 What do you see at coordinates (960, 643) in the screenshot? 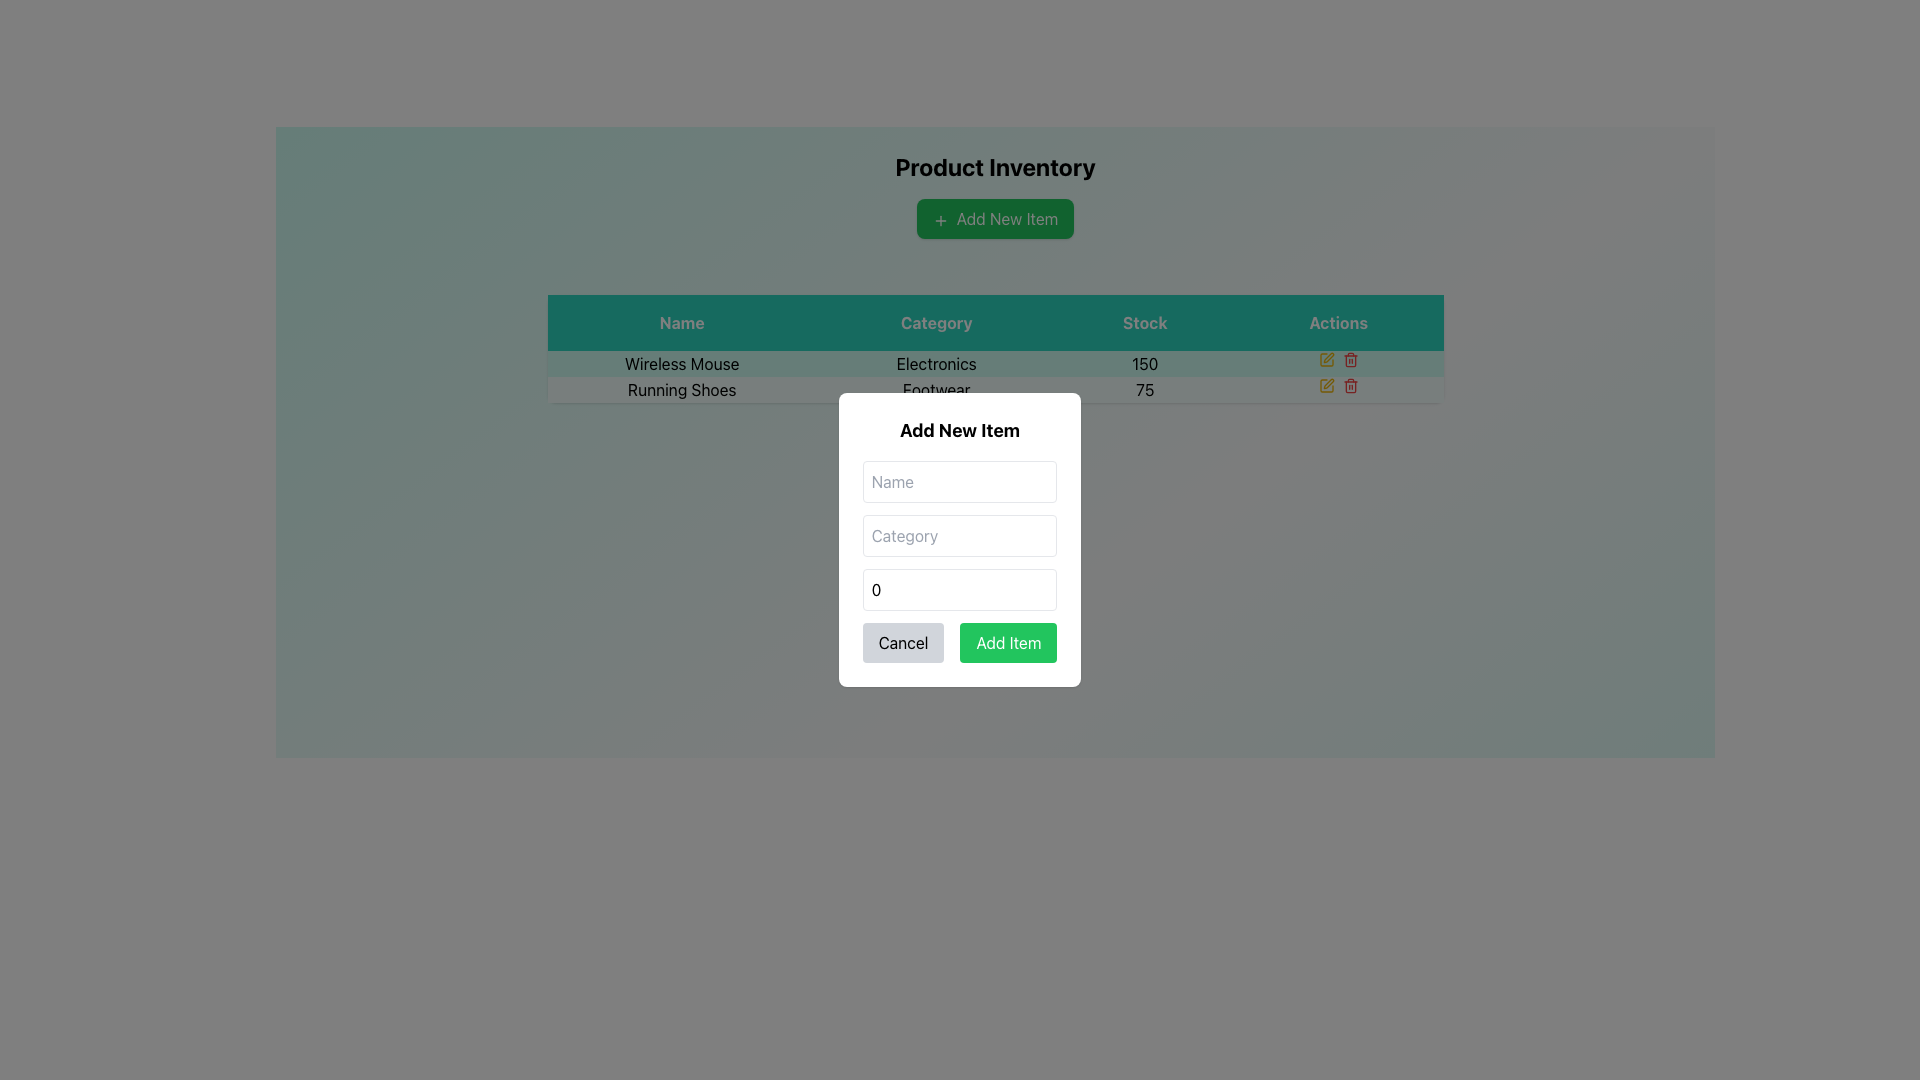
I see `the 'Add Item' button, which is part of the Button Group at the bottom of the 'Add New Item' modal dialog` at bounding box center [960, 643].